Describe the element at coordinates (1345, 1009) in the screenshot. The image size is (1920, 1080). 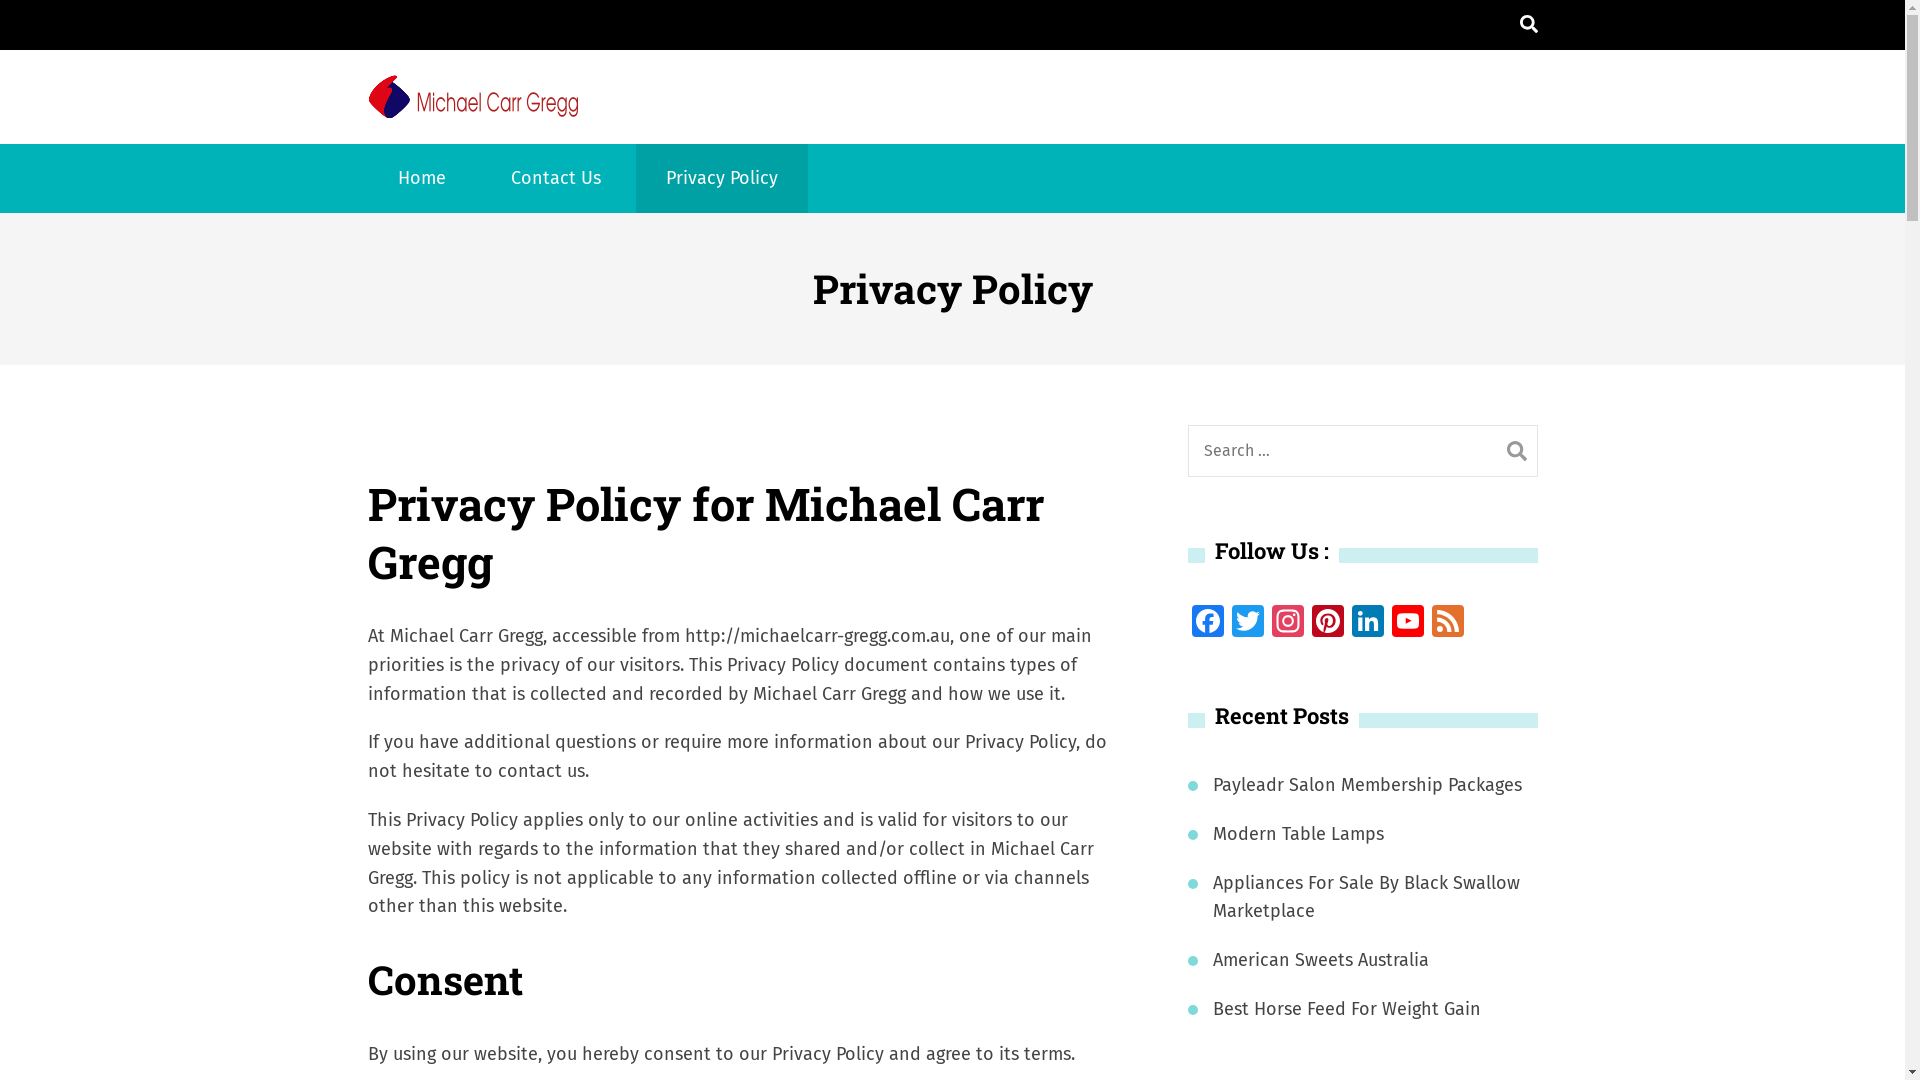
I see `'Best Horse Feed For Weight Gain'` at that location.